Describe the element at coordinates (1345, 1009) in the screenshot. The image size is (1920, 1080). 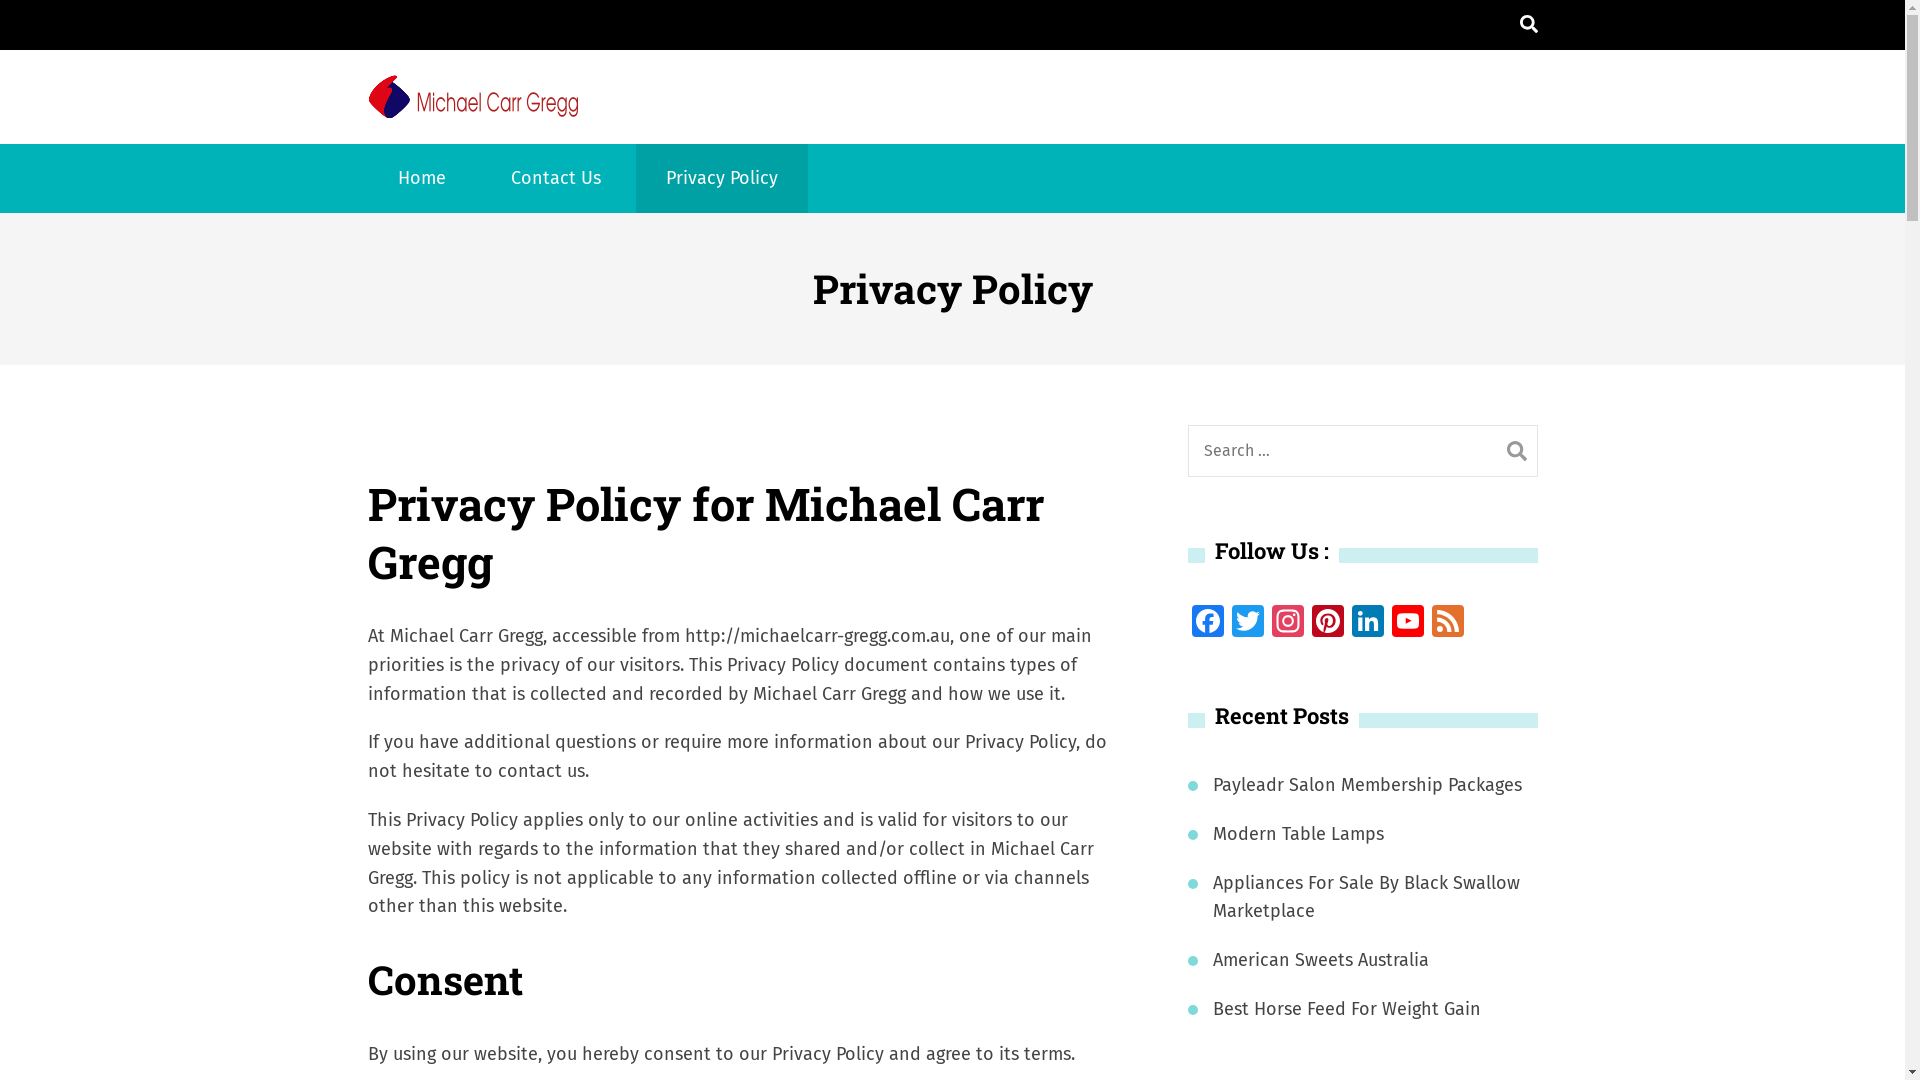
I see `'Best Horse Feed For Weight Gain'` at that location.